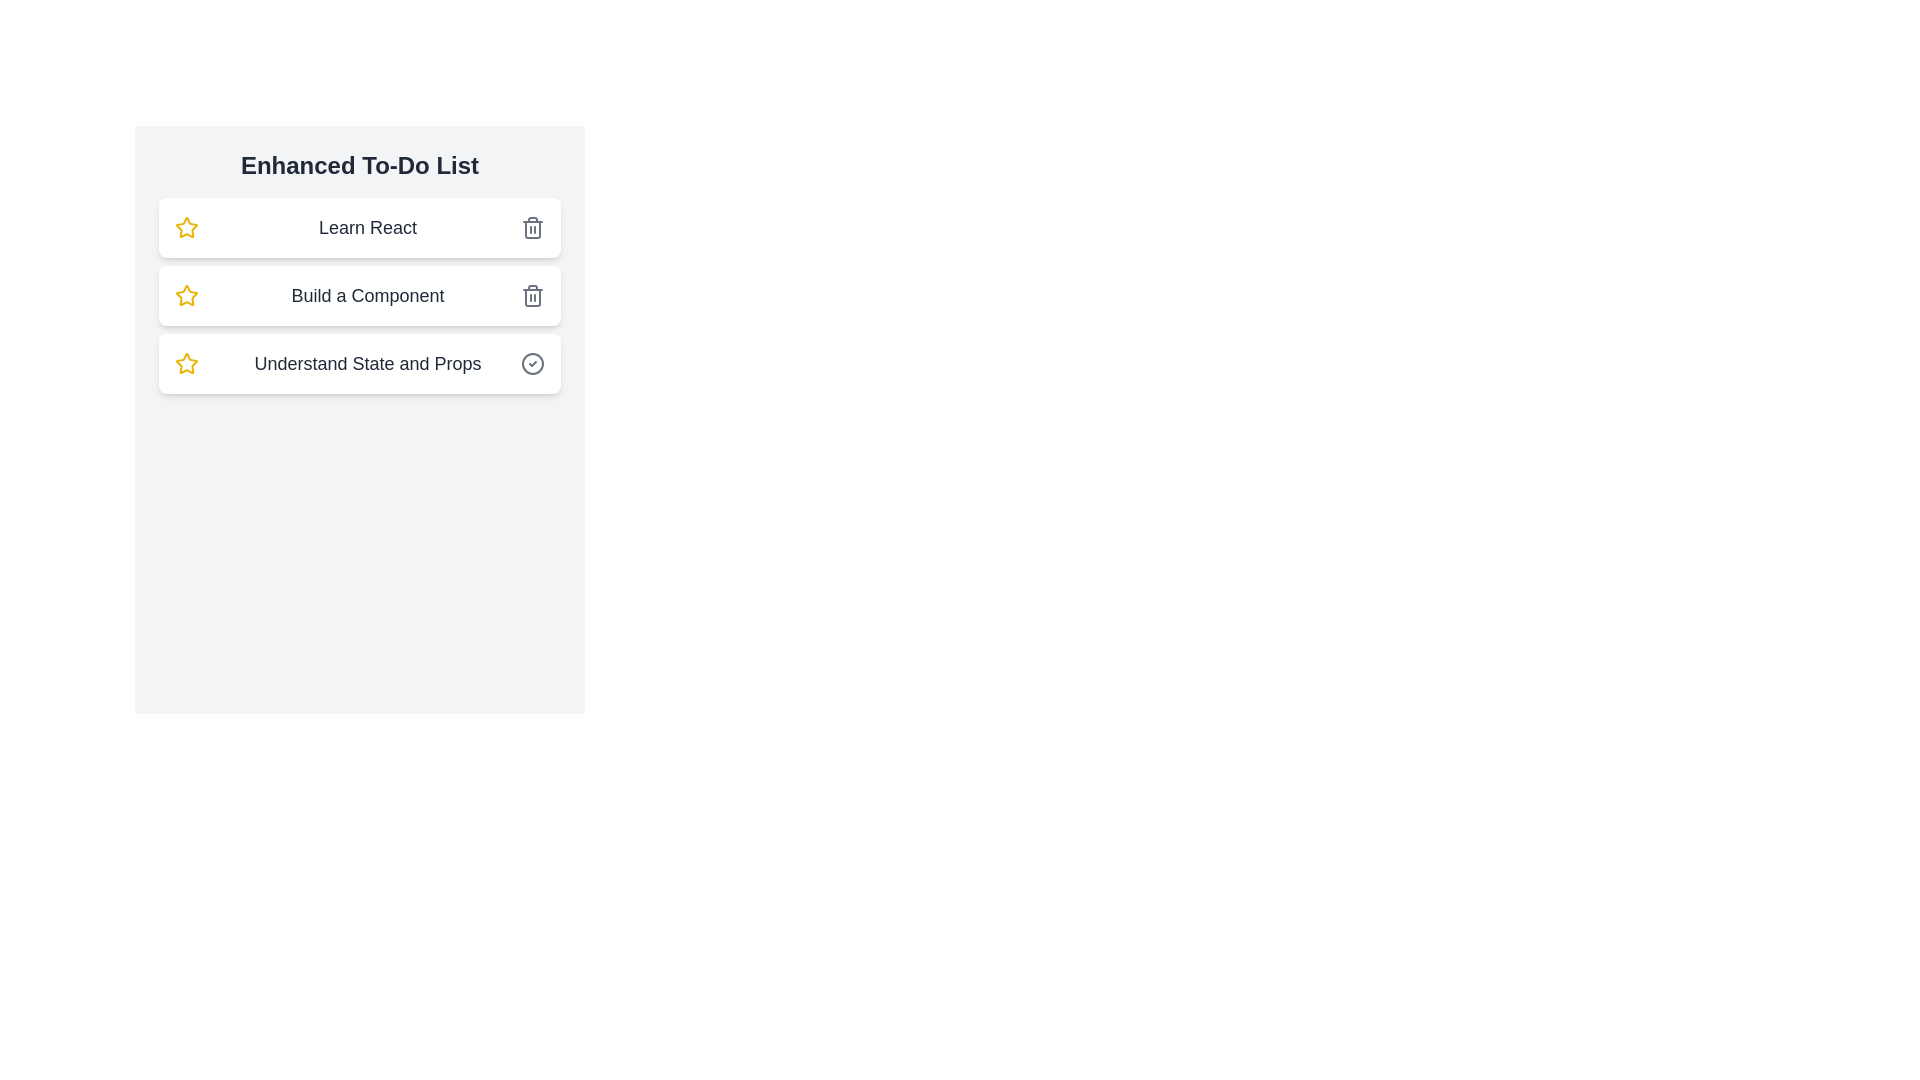 This screenshot has width=1920, height=1080. Describe the element at coordinates (360, 226) in the screenshot. I see `the text 'Learn React' in the first List item of the Enhanced To-Do List` at that location.